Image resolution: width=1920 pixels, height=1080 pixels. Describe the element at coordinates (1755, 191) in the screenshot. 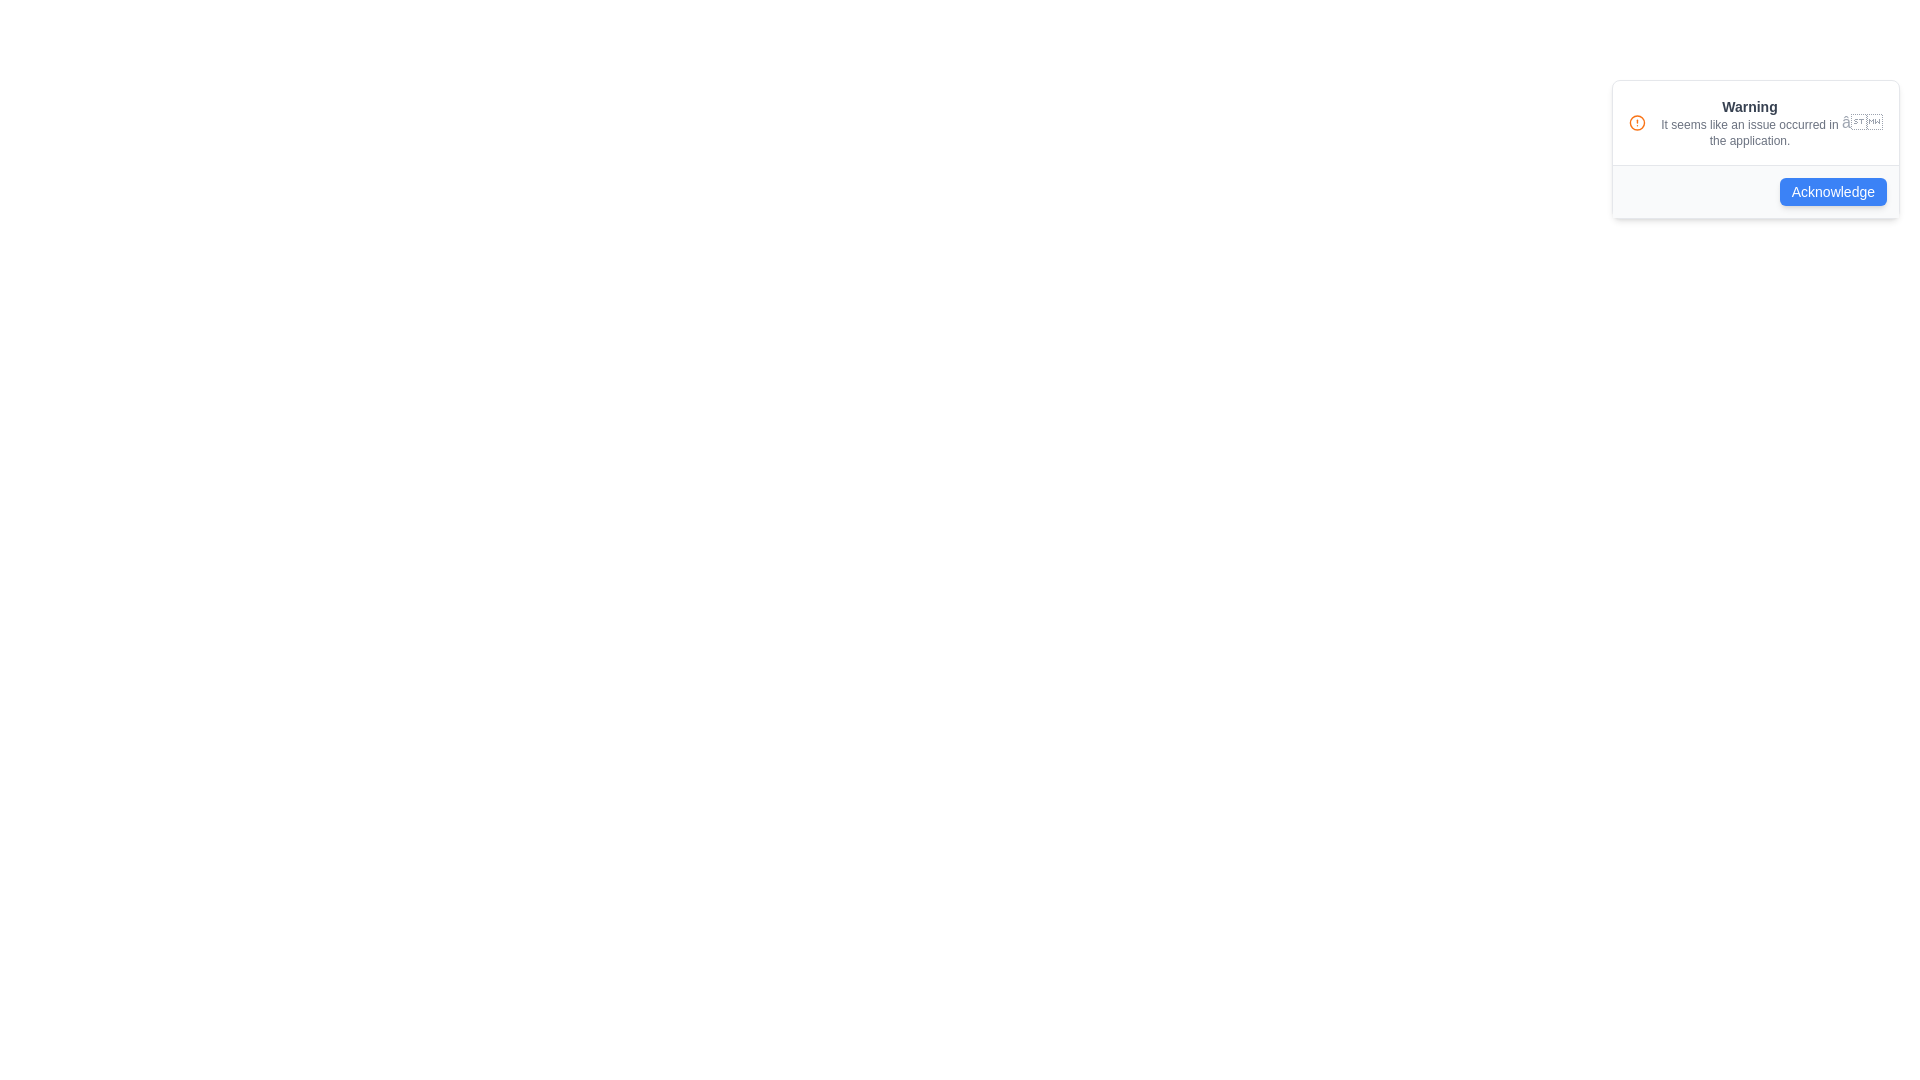

I see `the button in the bottom-right corner of the warning dialog` at that location.